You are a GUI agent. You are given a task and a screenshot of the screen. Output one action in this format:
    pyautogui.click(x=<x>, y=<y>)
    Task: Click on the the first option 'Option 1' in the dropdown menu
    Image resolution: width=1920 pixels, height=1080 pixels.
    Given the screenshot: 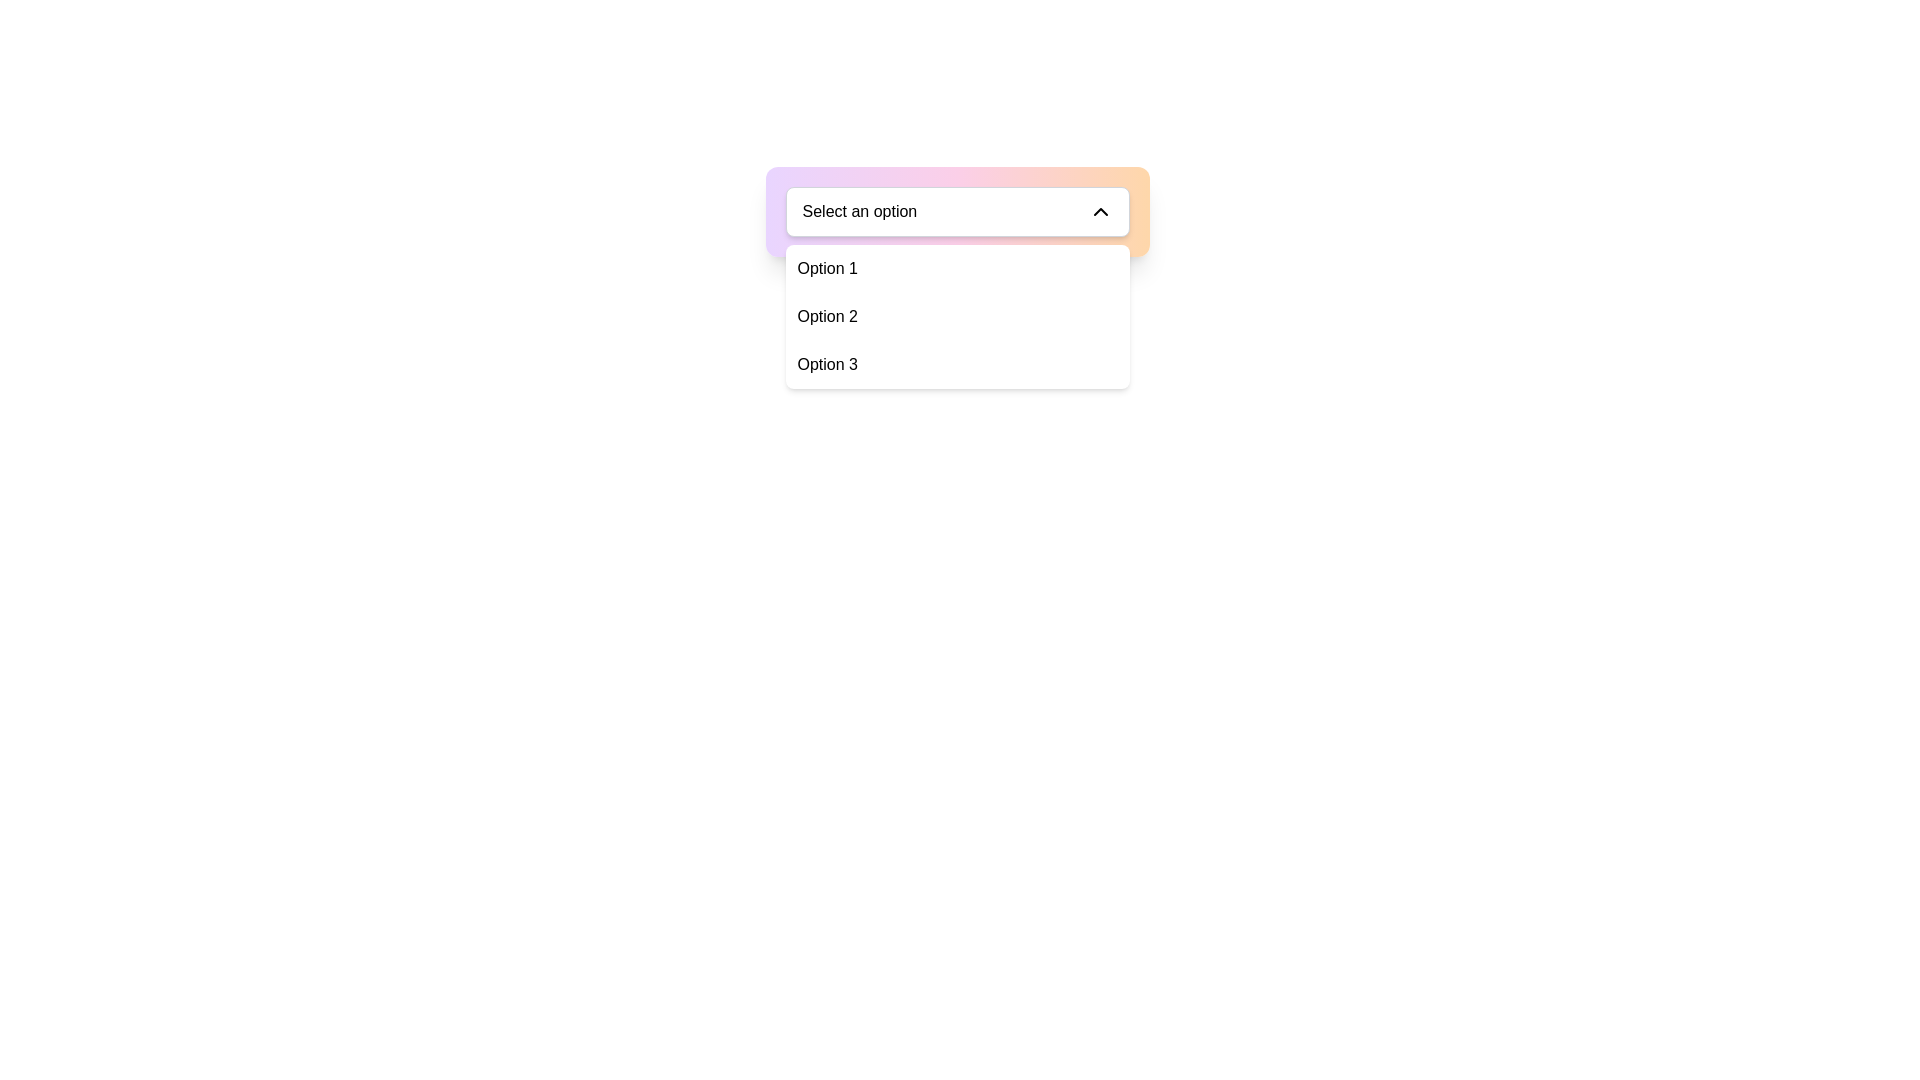 What is the action you would take?
    pyautogui.click(x=956, y=268)
    